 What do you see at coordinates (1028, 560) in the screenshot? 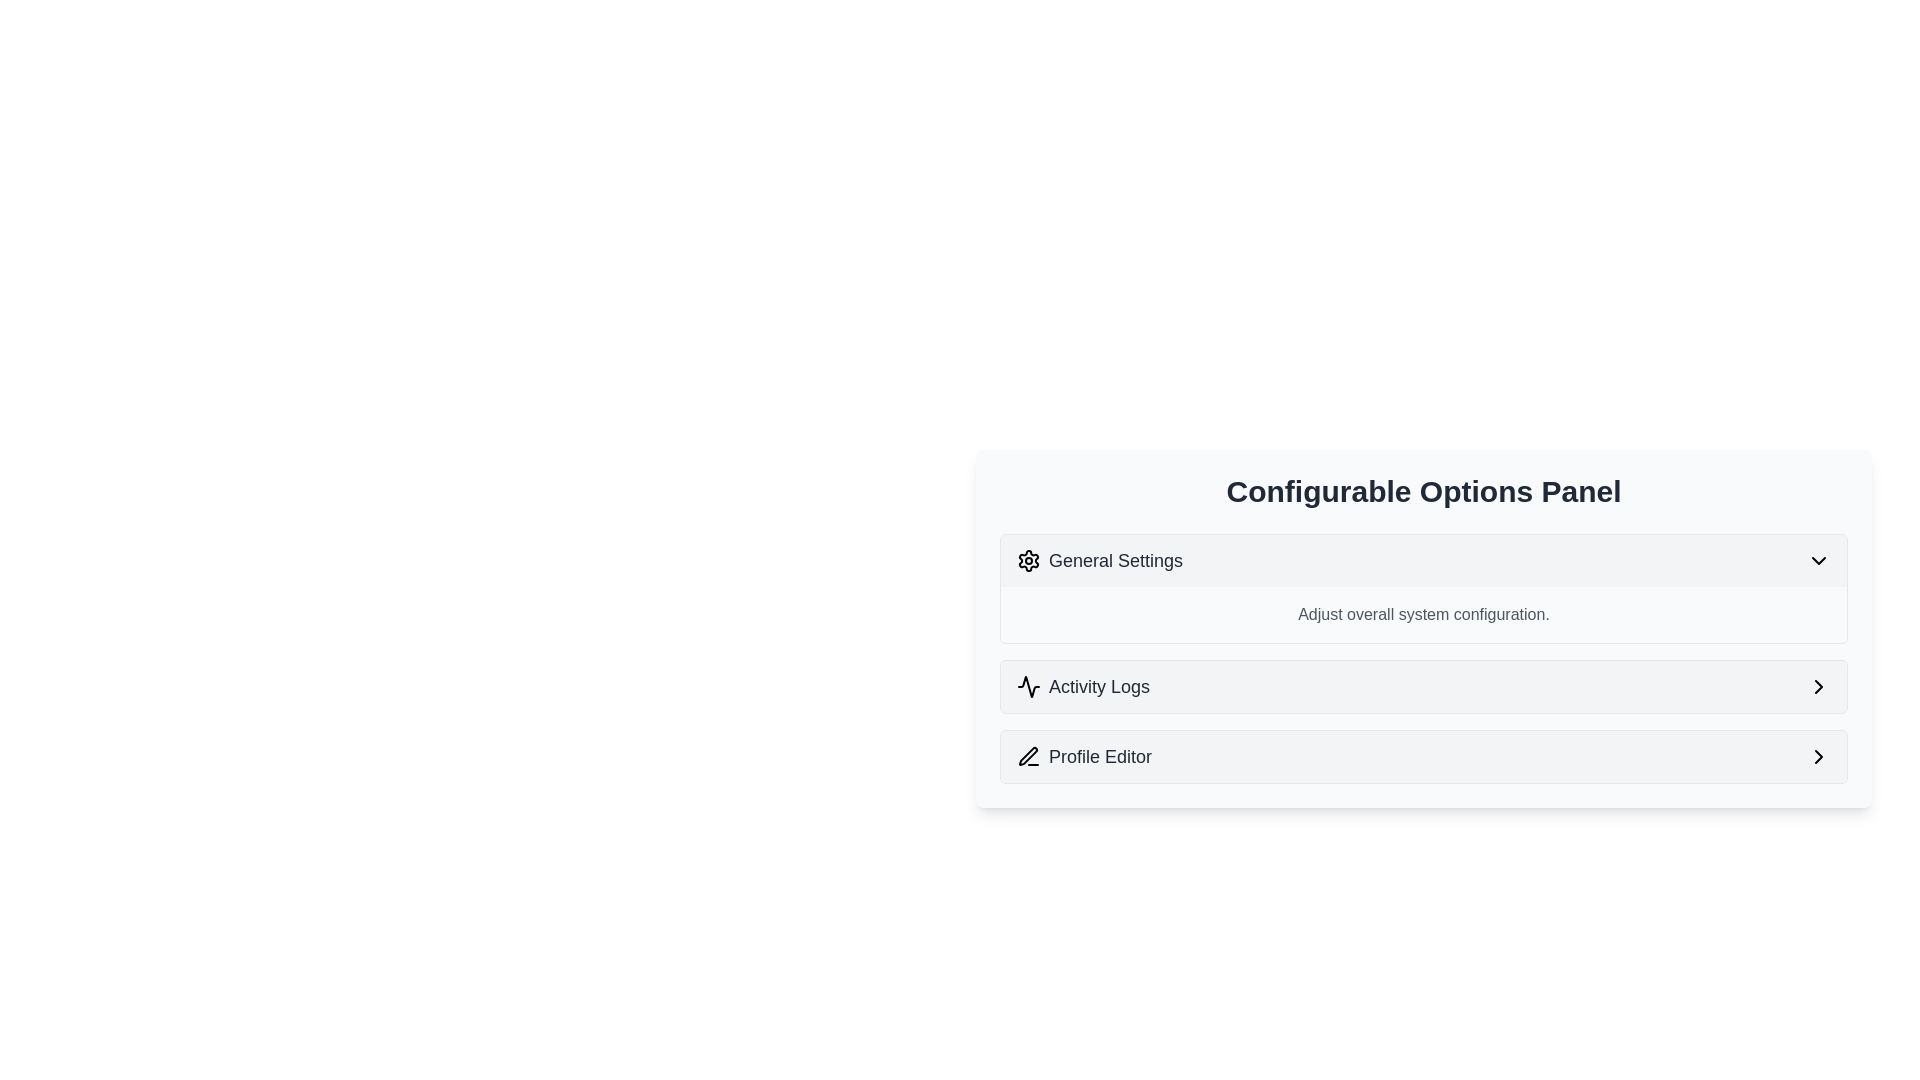
I see `the gear-shaped icon that represents the 'General Settings' menu item, which is located to the left of the 'General Settings' text in the first menu item of the vertical list` at bounding box center [1028, 560].